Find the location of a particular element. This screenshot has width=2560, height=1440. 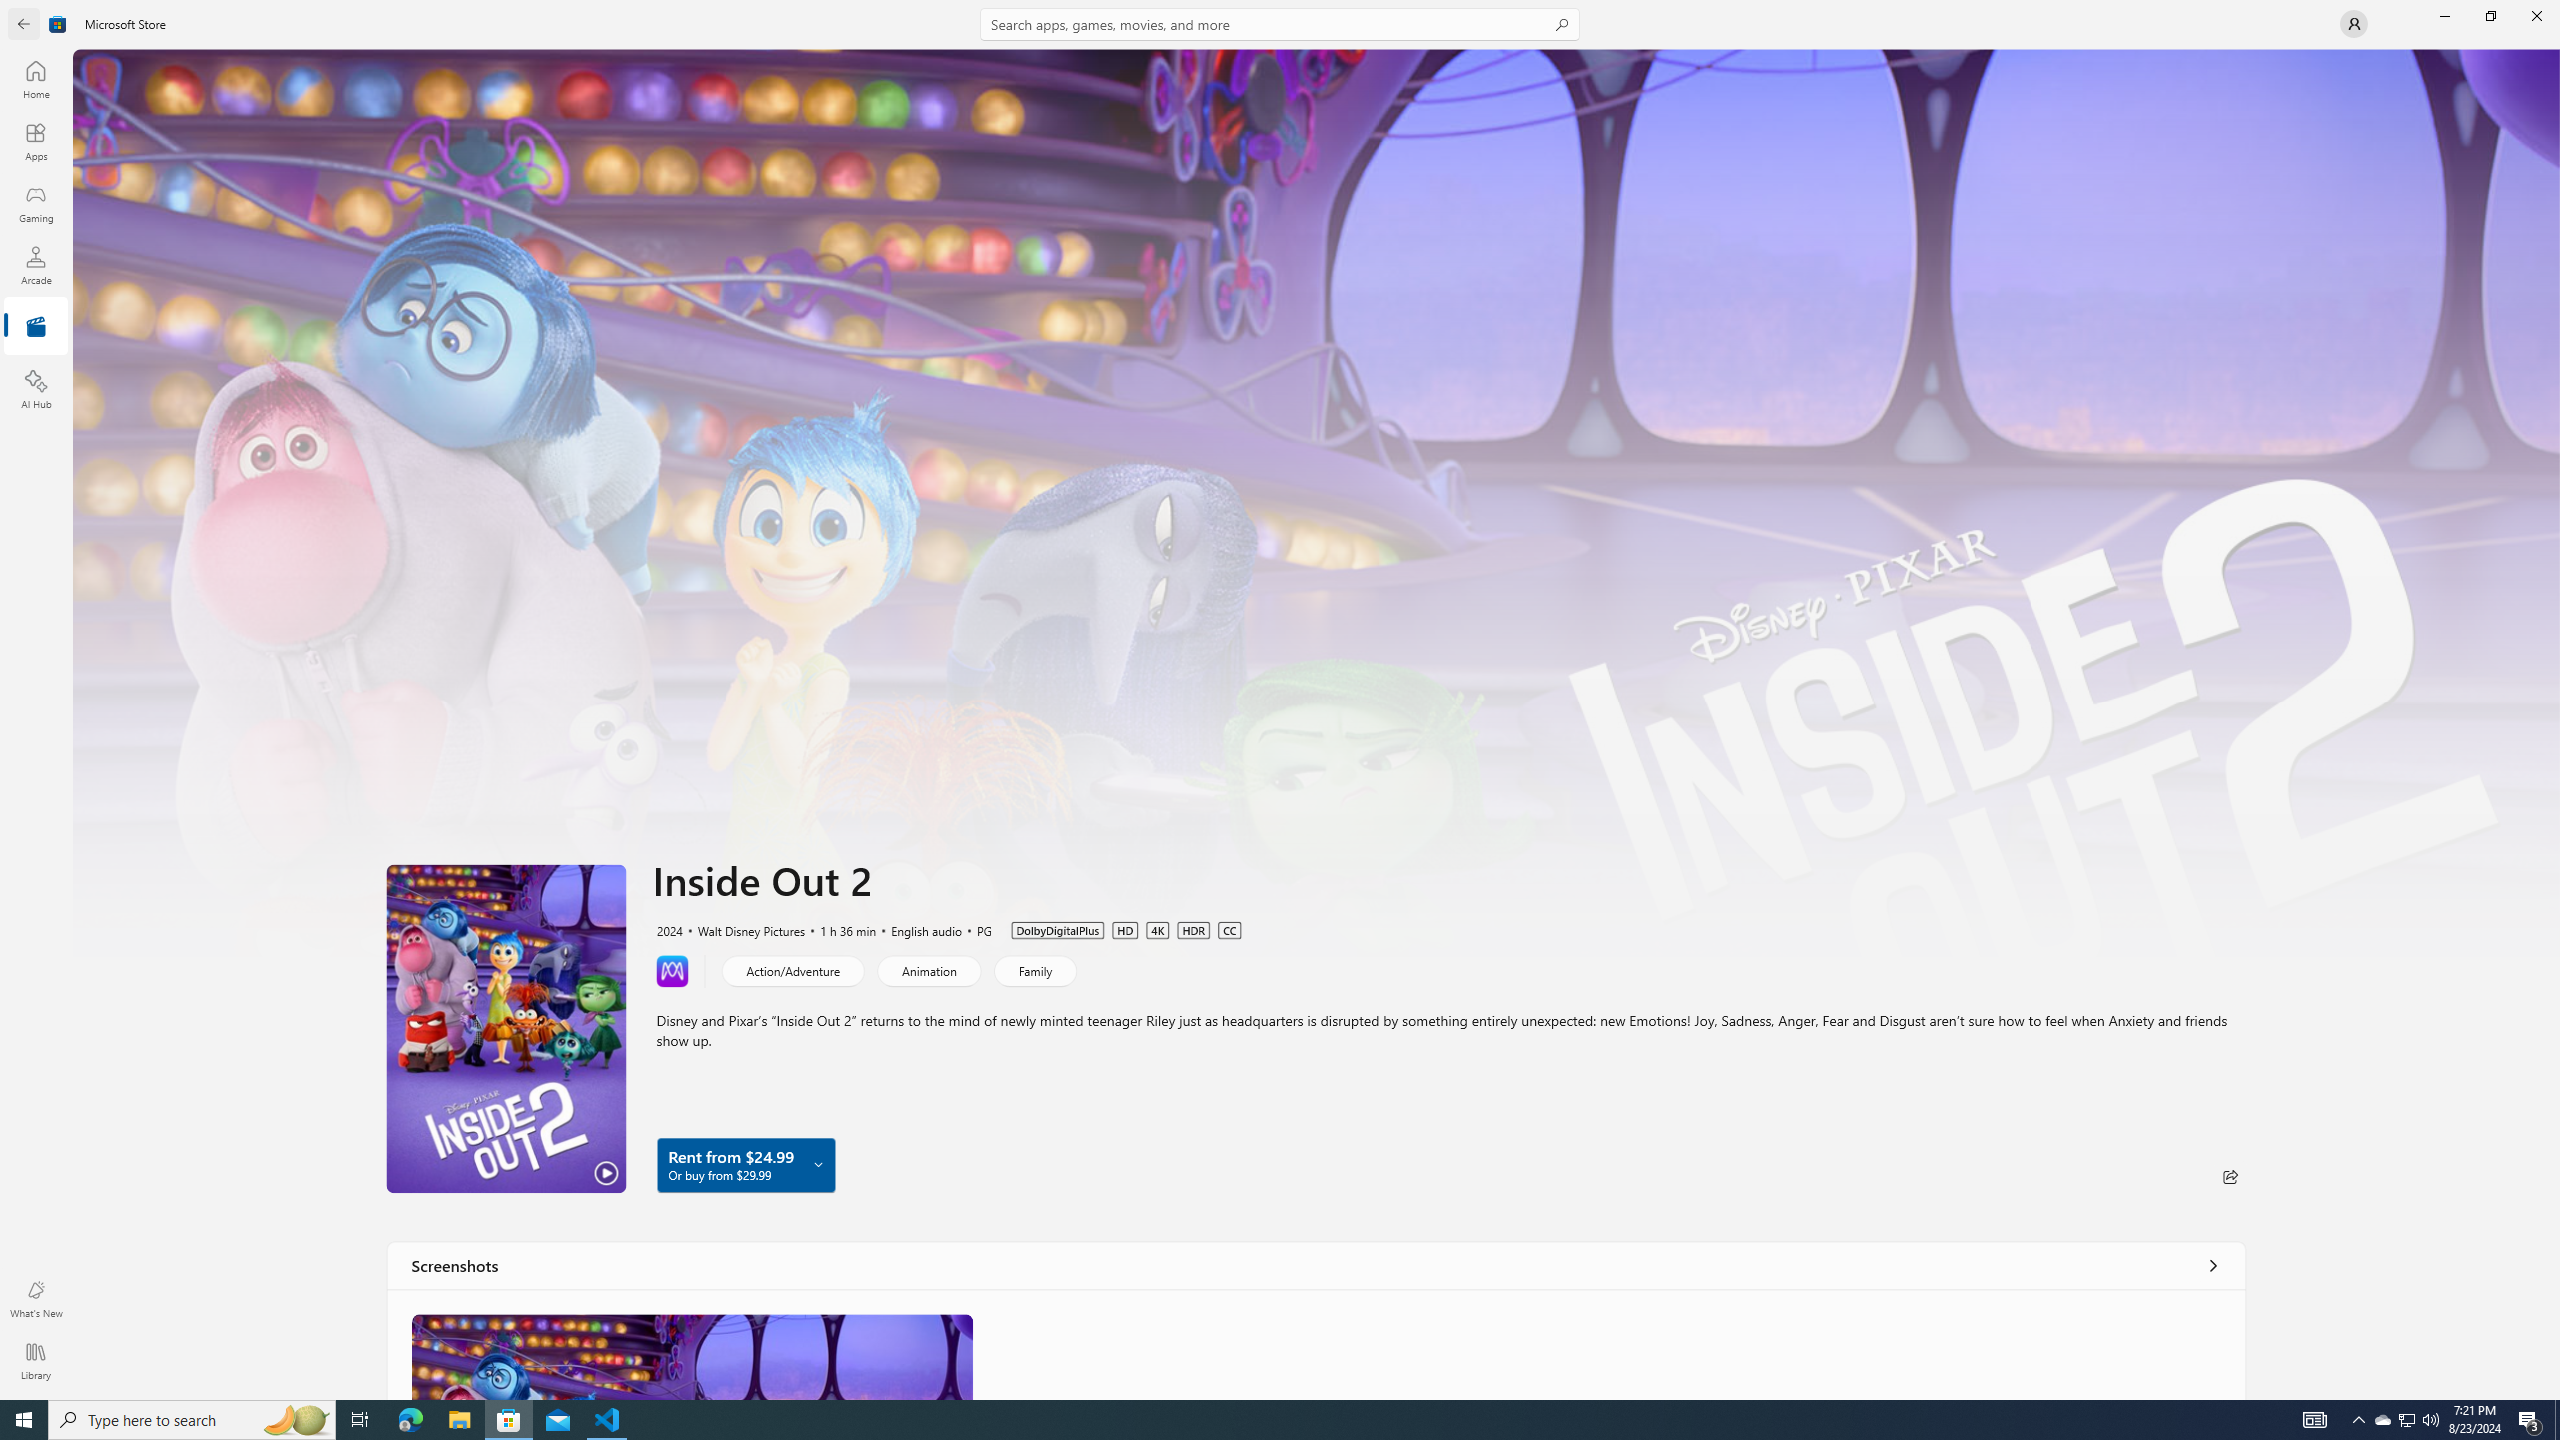

'Family' is located at coordinates (1034, 969).